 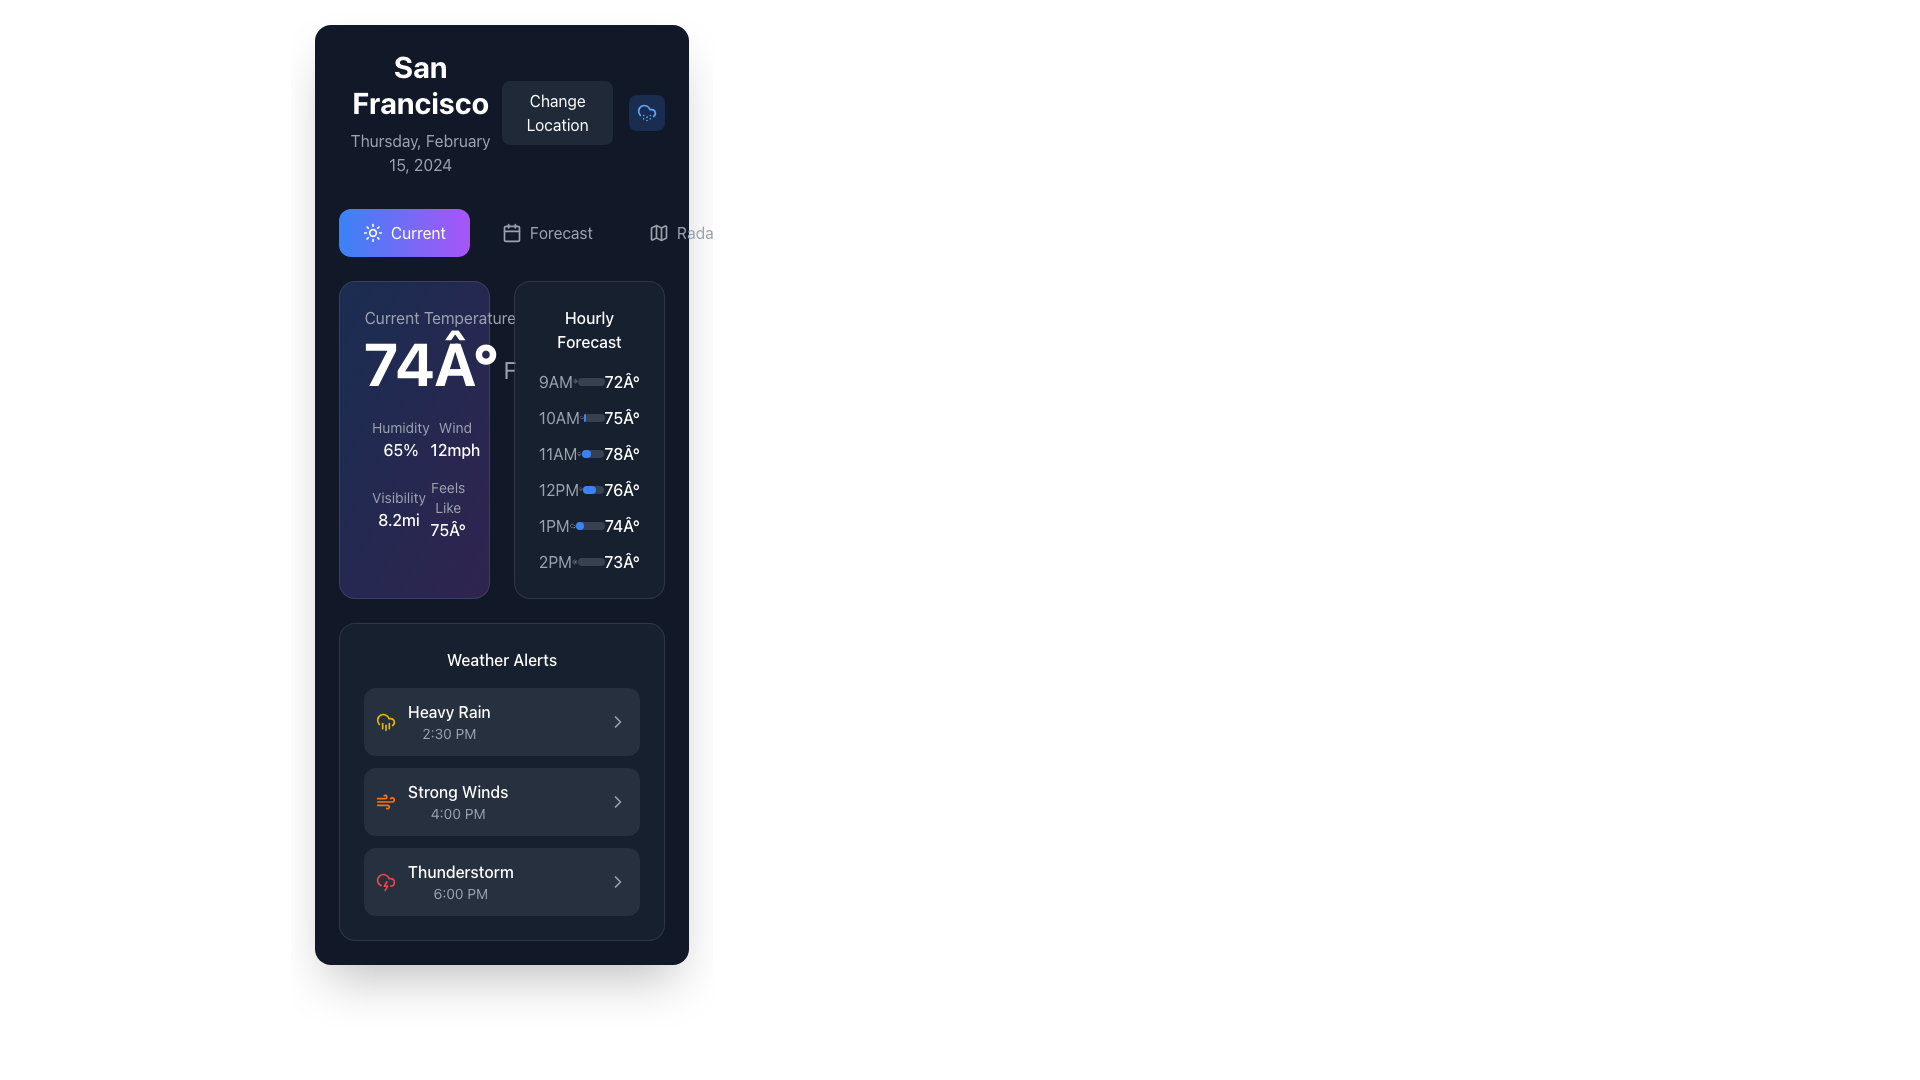 What do you see at coordinates (442, 508) in the screenshot?
I see `'feels like' temperature value displayed in the bottom-right corner of the weather details grid, which is the fourth element in a two-column layout` at bounding box center [442, 508].